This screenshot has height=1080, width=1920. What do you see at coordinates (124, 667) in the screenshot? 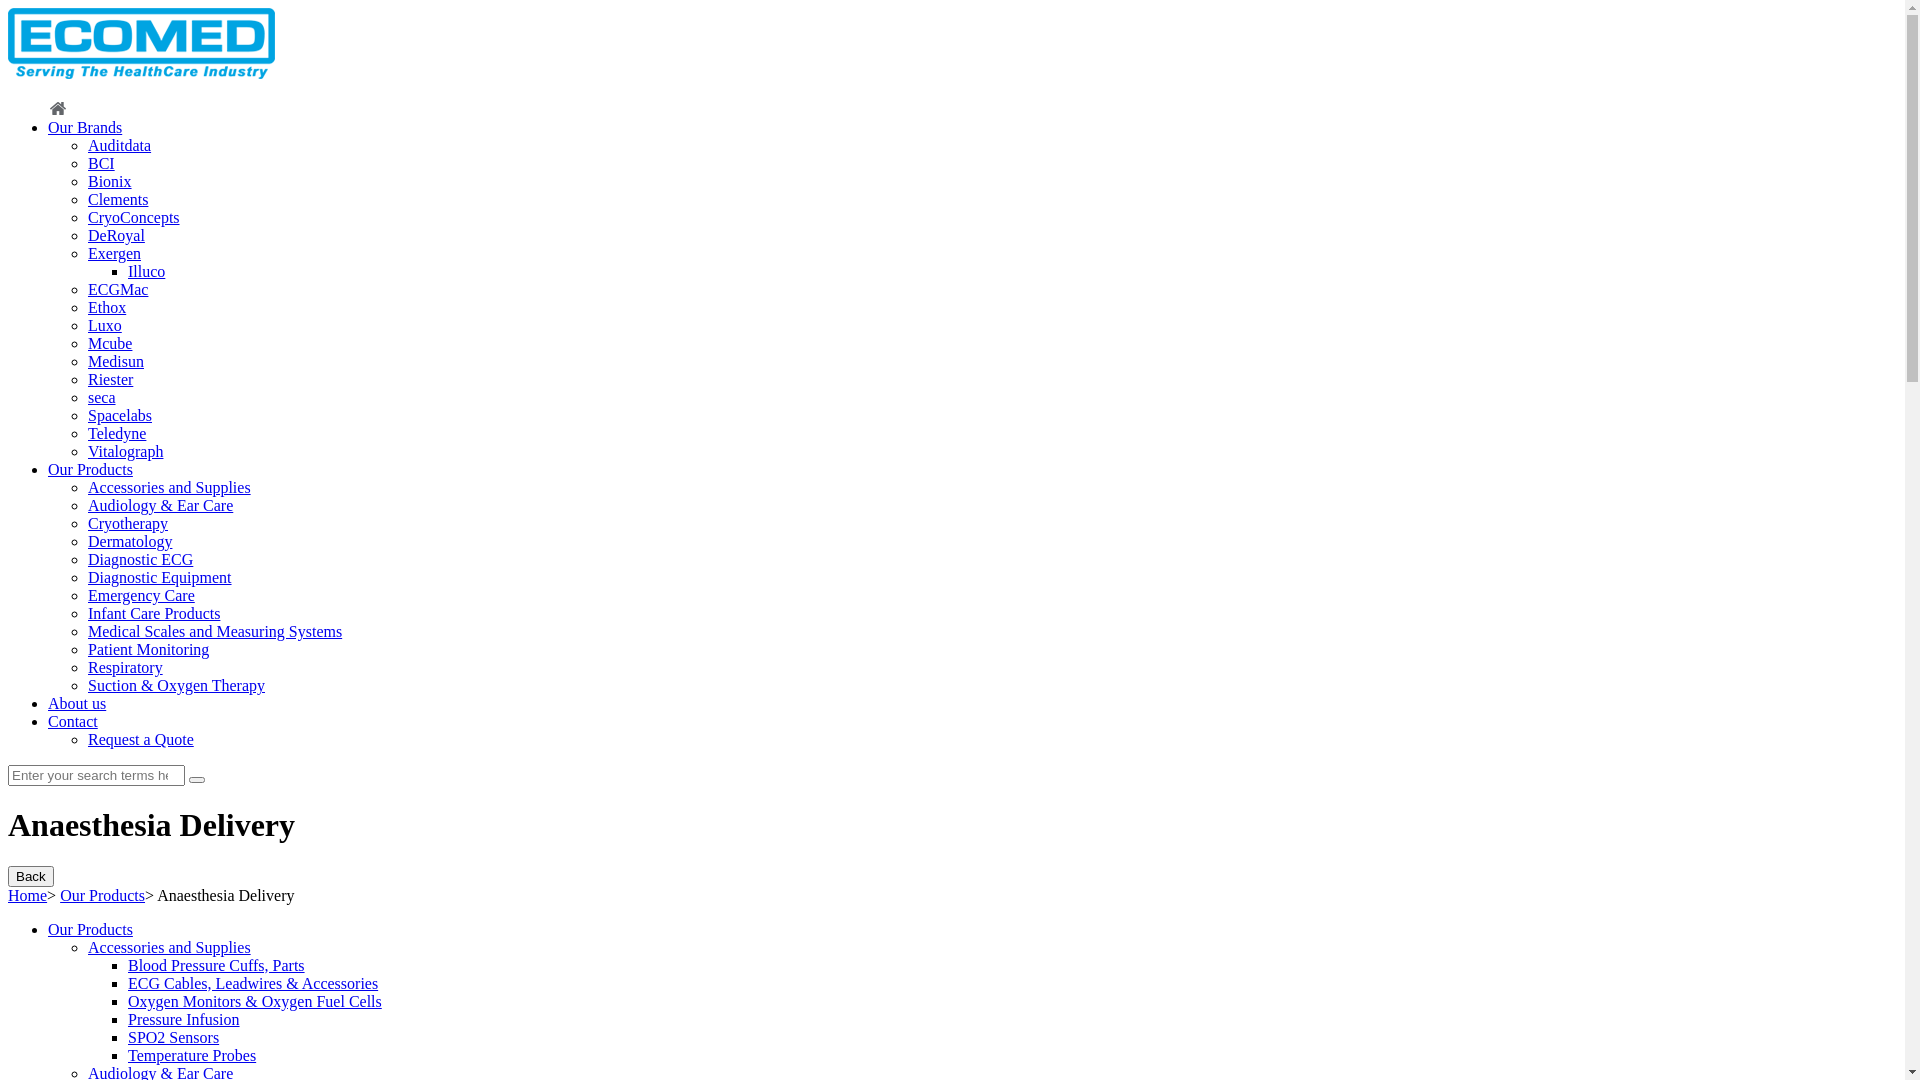
I see `'Respiratory'` at bounding box center [124, 667].